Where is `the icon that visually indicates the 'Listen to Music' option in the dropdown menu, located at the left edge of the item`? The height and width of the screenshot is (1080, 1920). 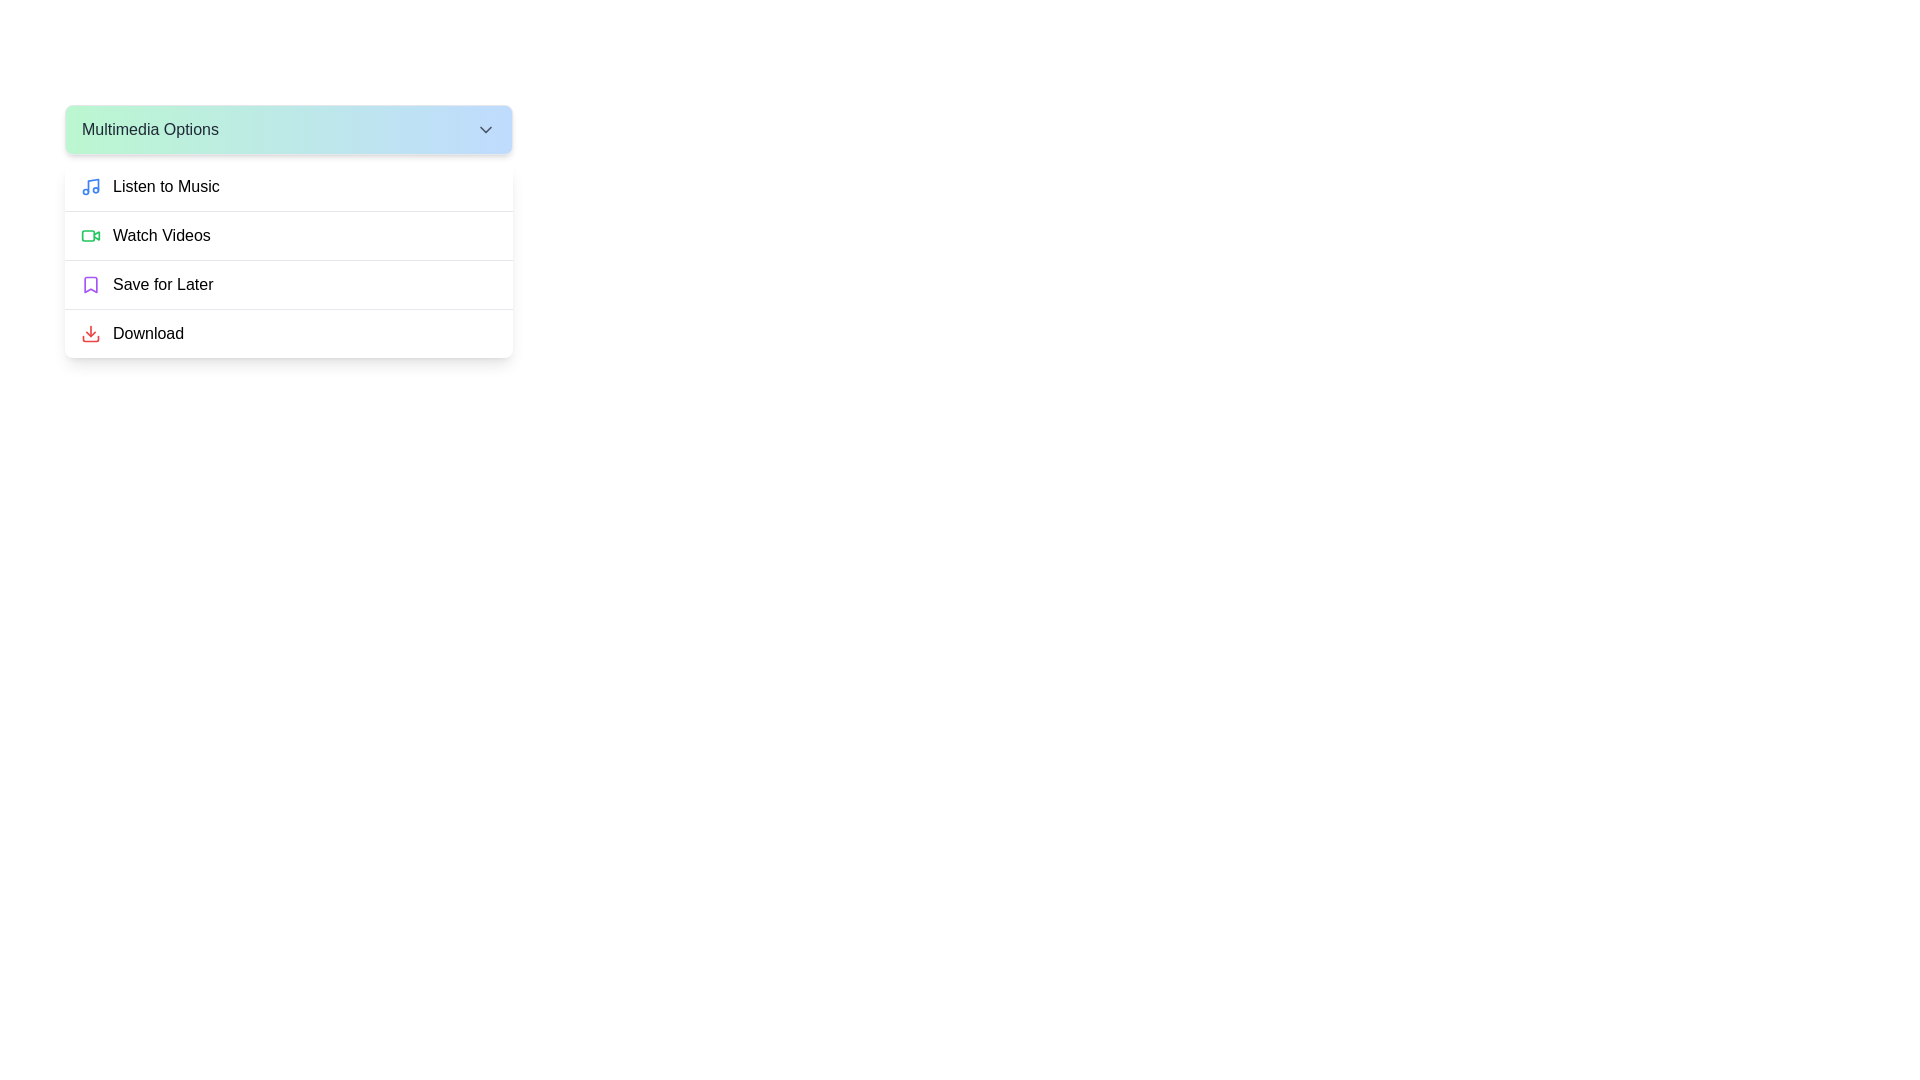
the icon that visually indicates the 'Listen to Music' option in the dropdown menu, located at the left edge of the item is located at coordinates (90, 186).